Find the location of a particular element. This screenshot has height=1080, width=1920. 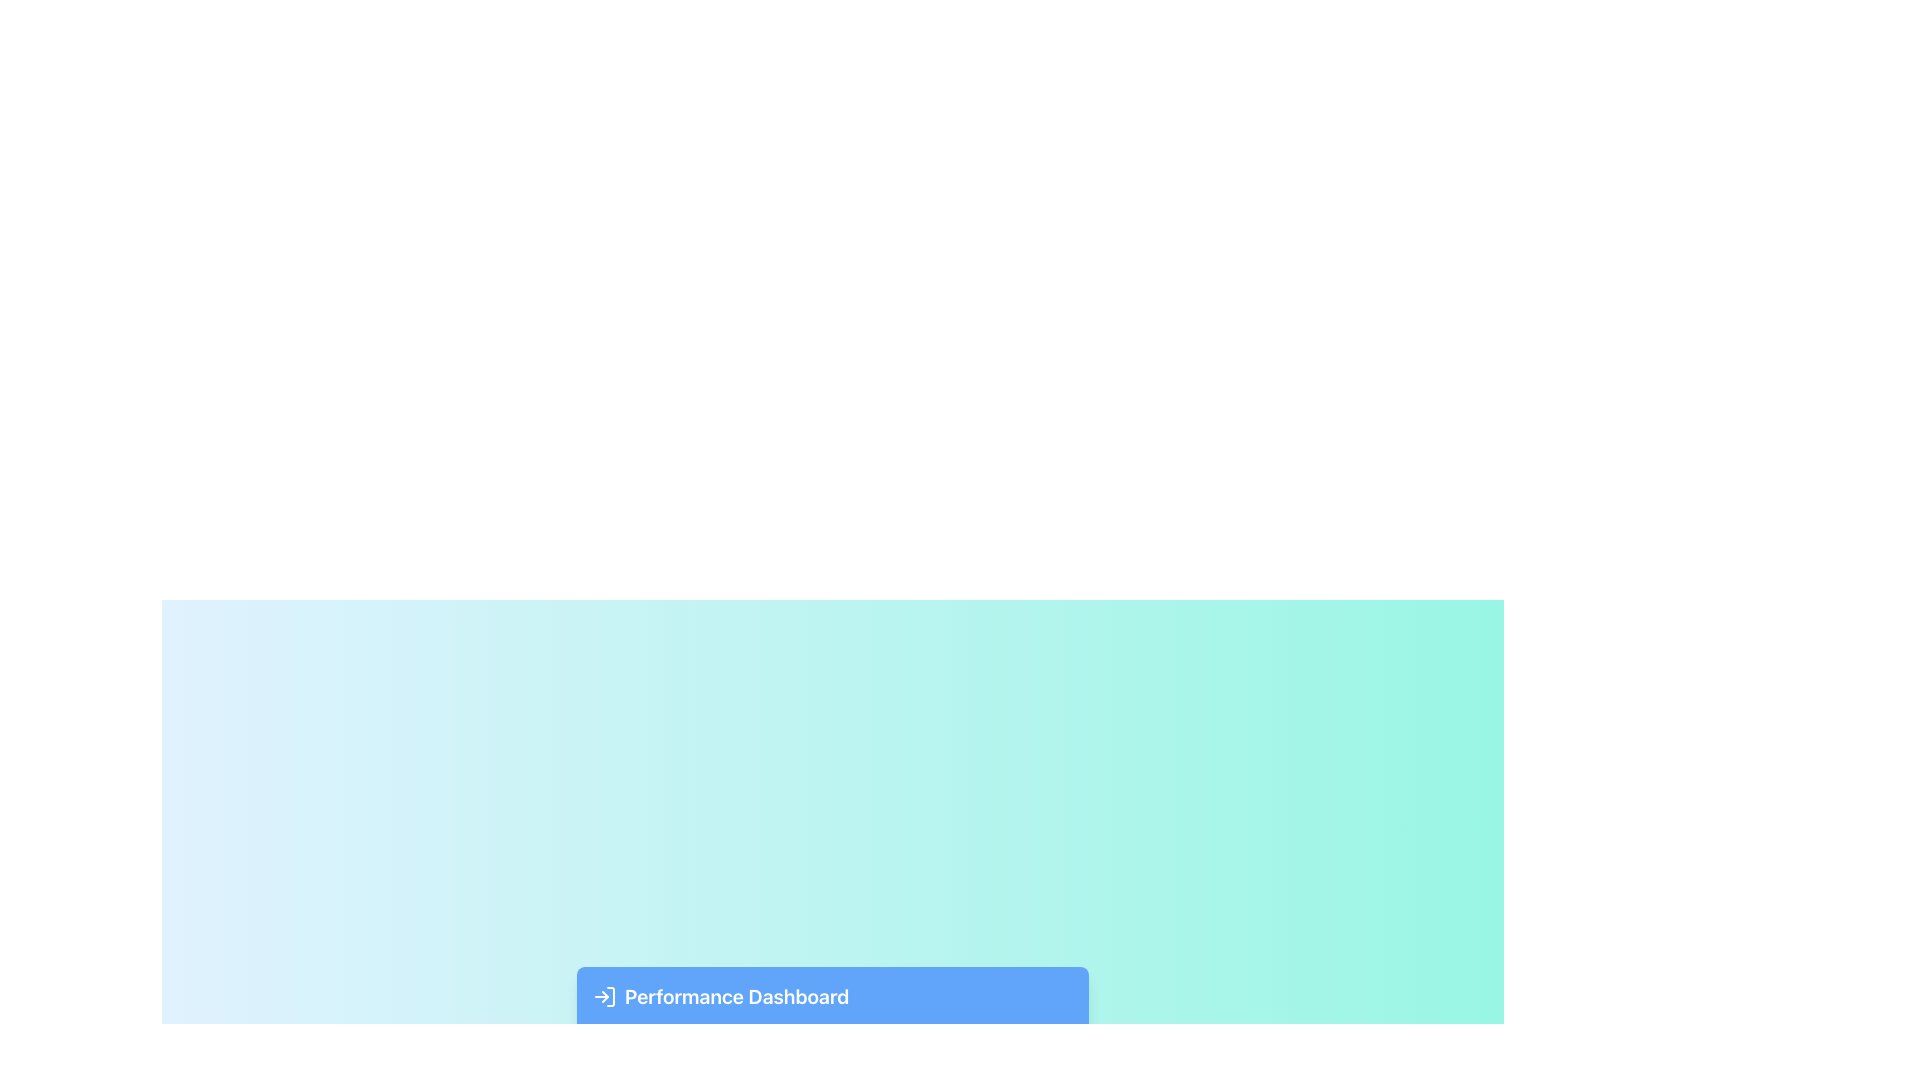

the arrowhead element in the lower right corner of the interface, which serves as a pointer in the navigation representation of the 'Performance Dashboard' icon is located at coordinates (604, 996).